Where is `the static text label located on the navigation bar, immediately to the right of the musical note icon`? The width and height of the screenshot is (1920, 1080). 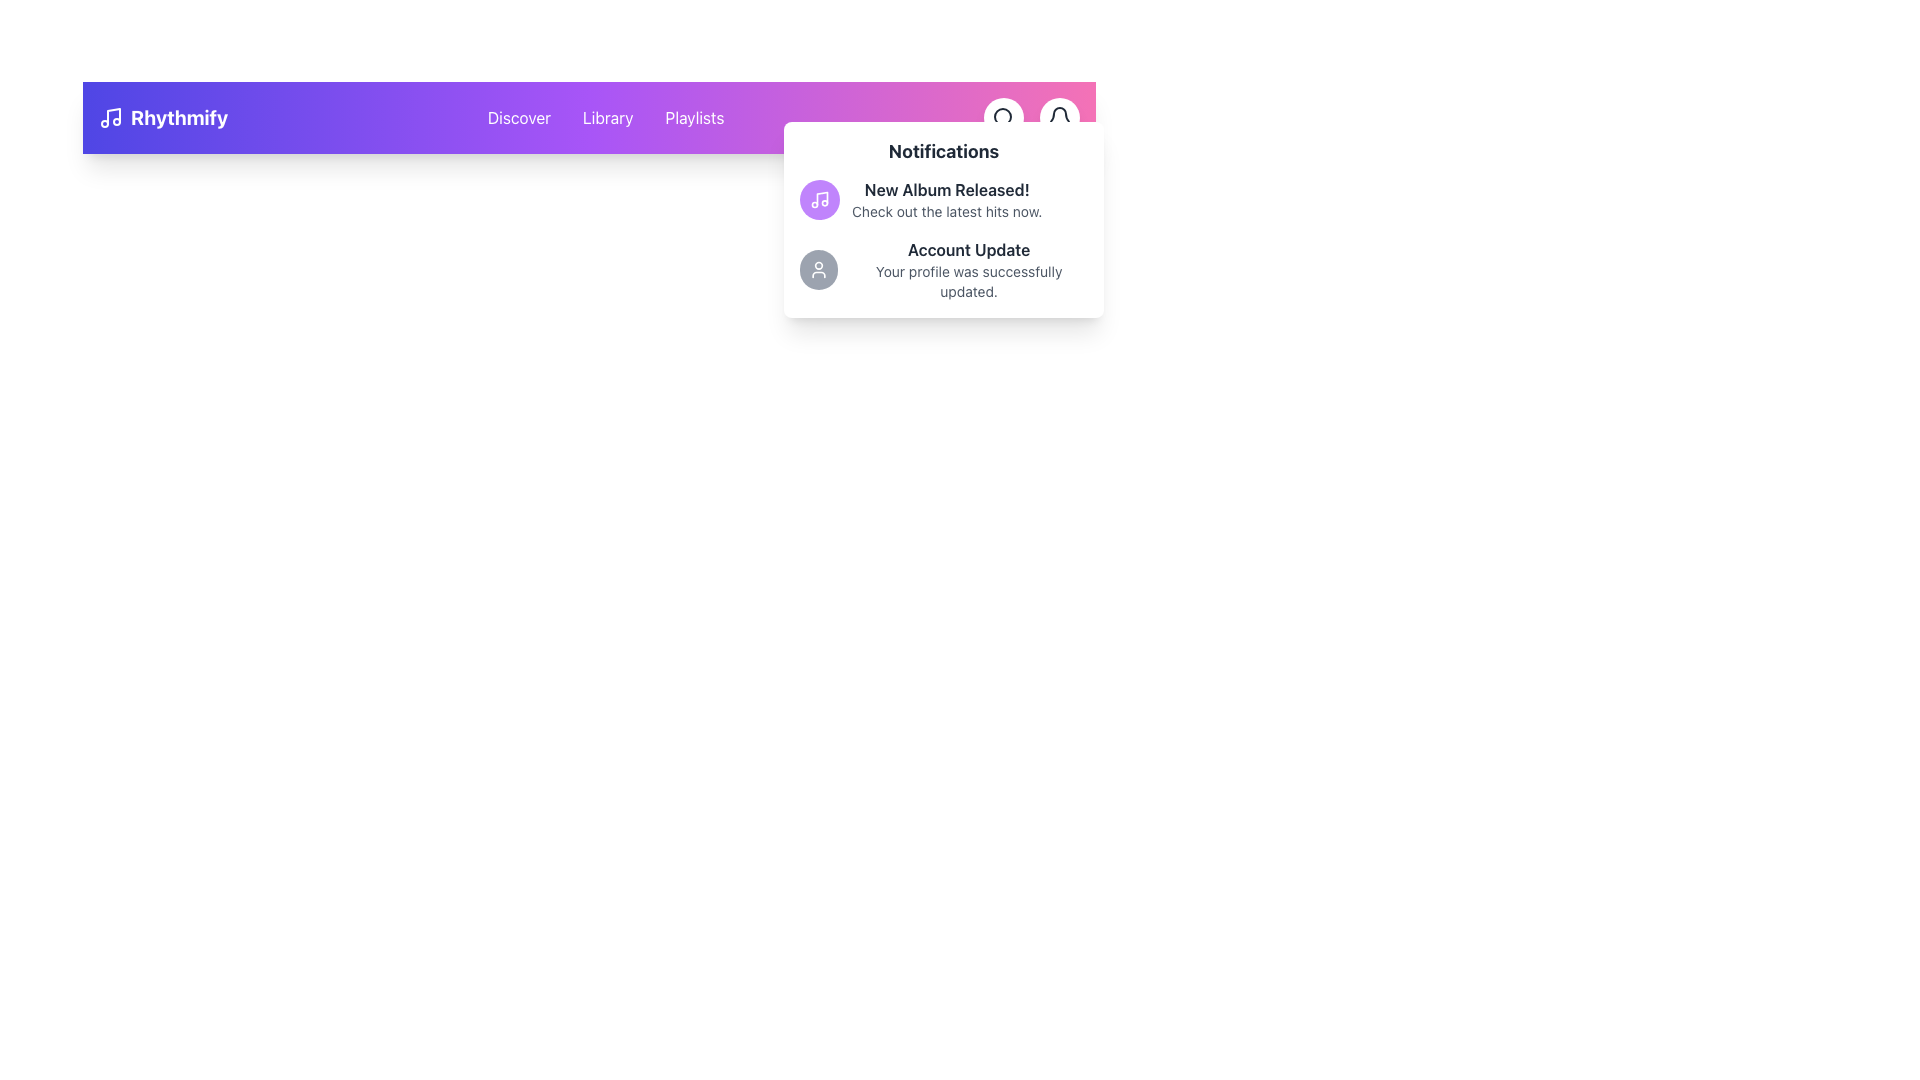
the static text label located on the navigation bar, immediately to the right of the musical note icon is located at coordinates (179, 118).